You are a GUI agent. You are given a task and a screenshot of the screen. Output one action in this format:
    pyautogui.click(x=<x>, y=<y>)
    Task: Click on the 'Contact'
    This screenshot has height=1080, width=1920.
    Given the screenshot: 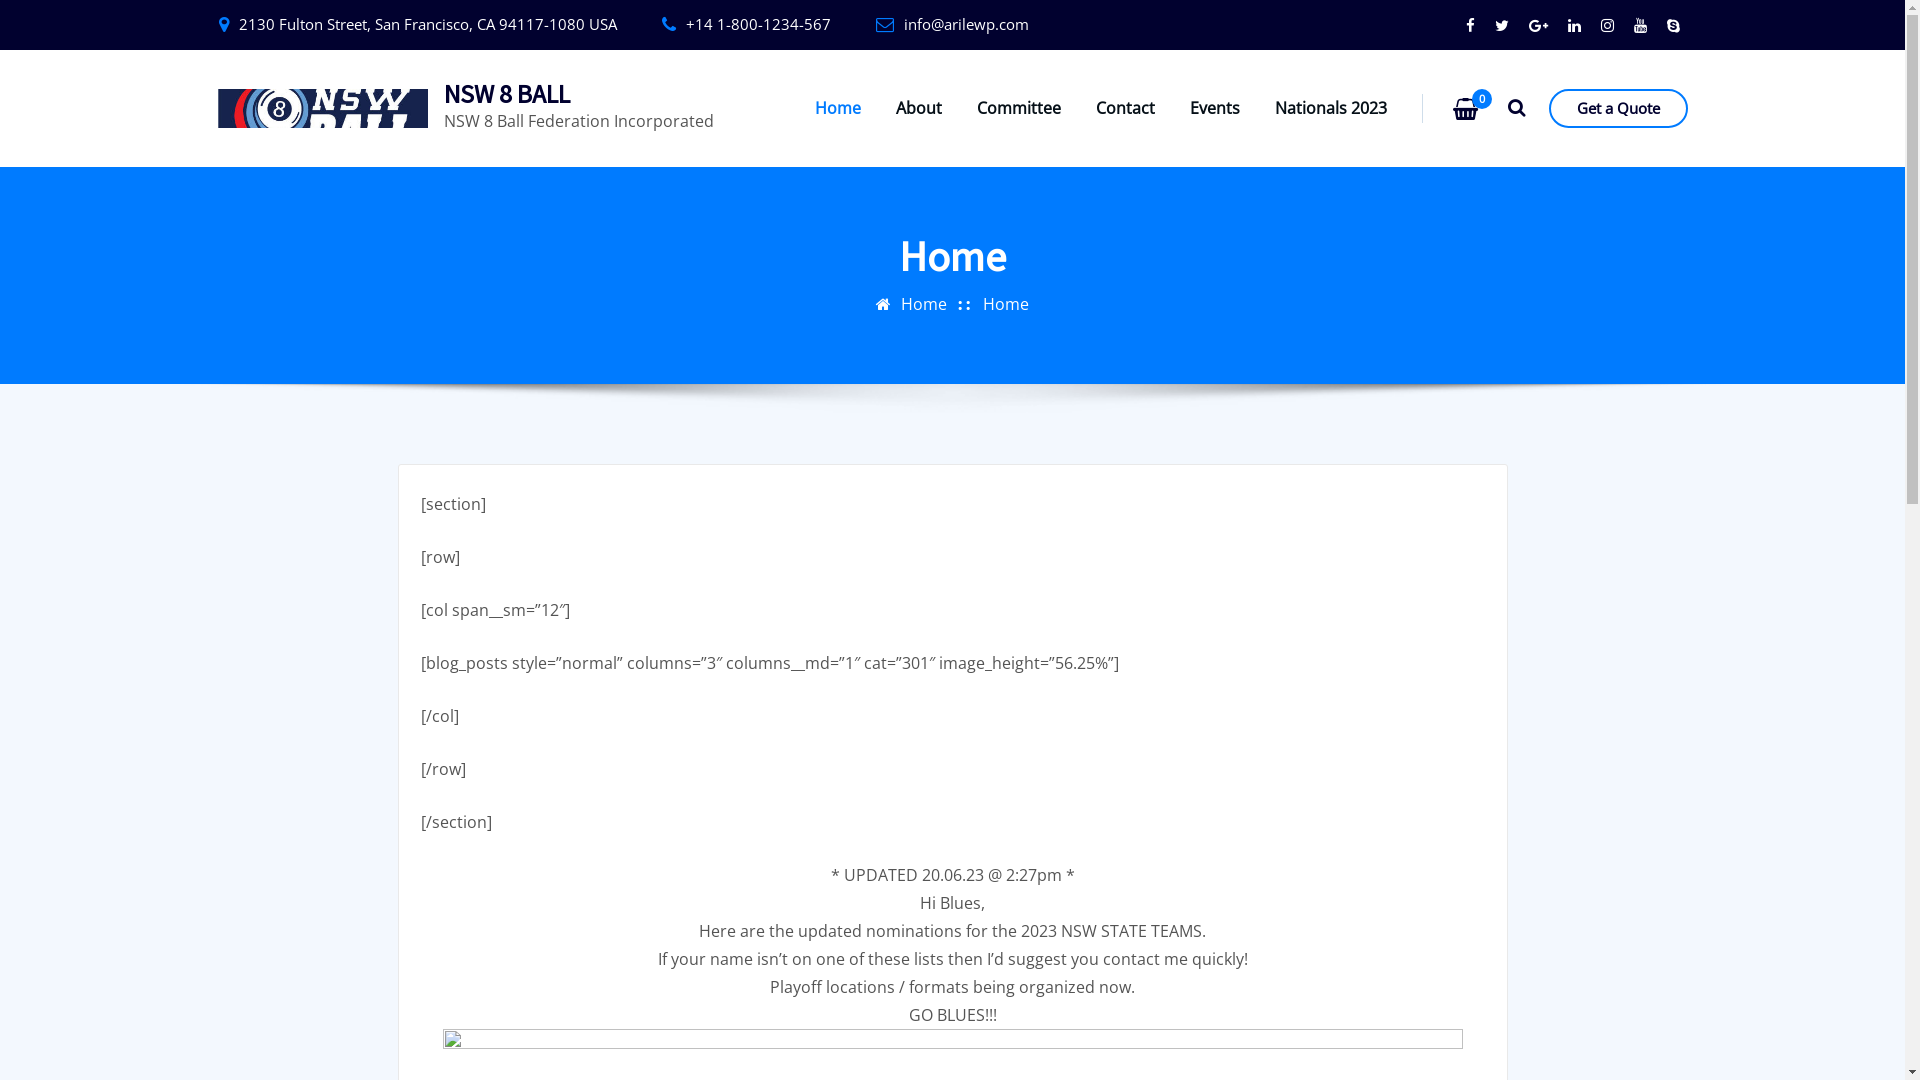 What is the action you would take?
    pyautogui.click(x=1125, y=108)
    